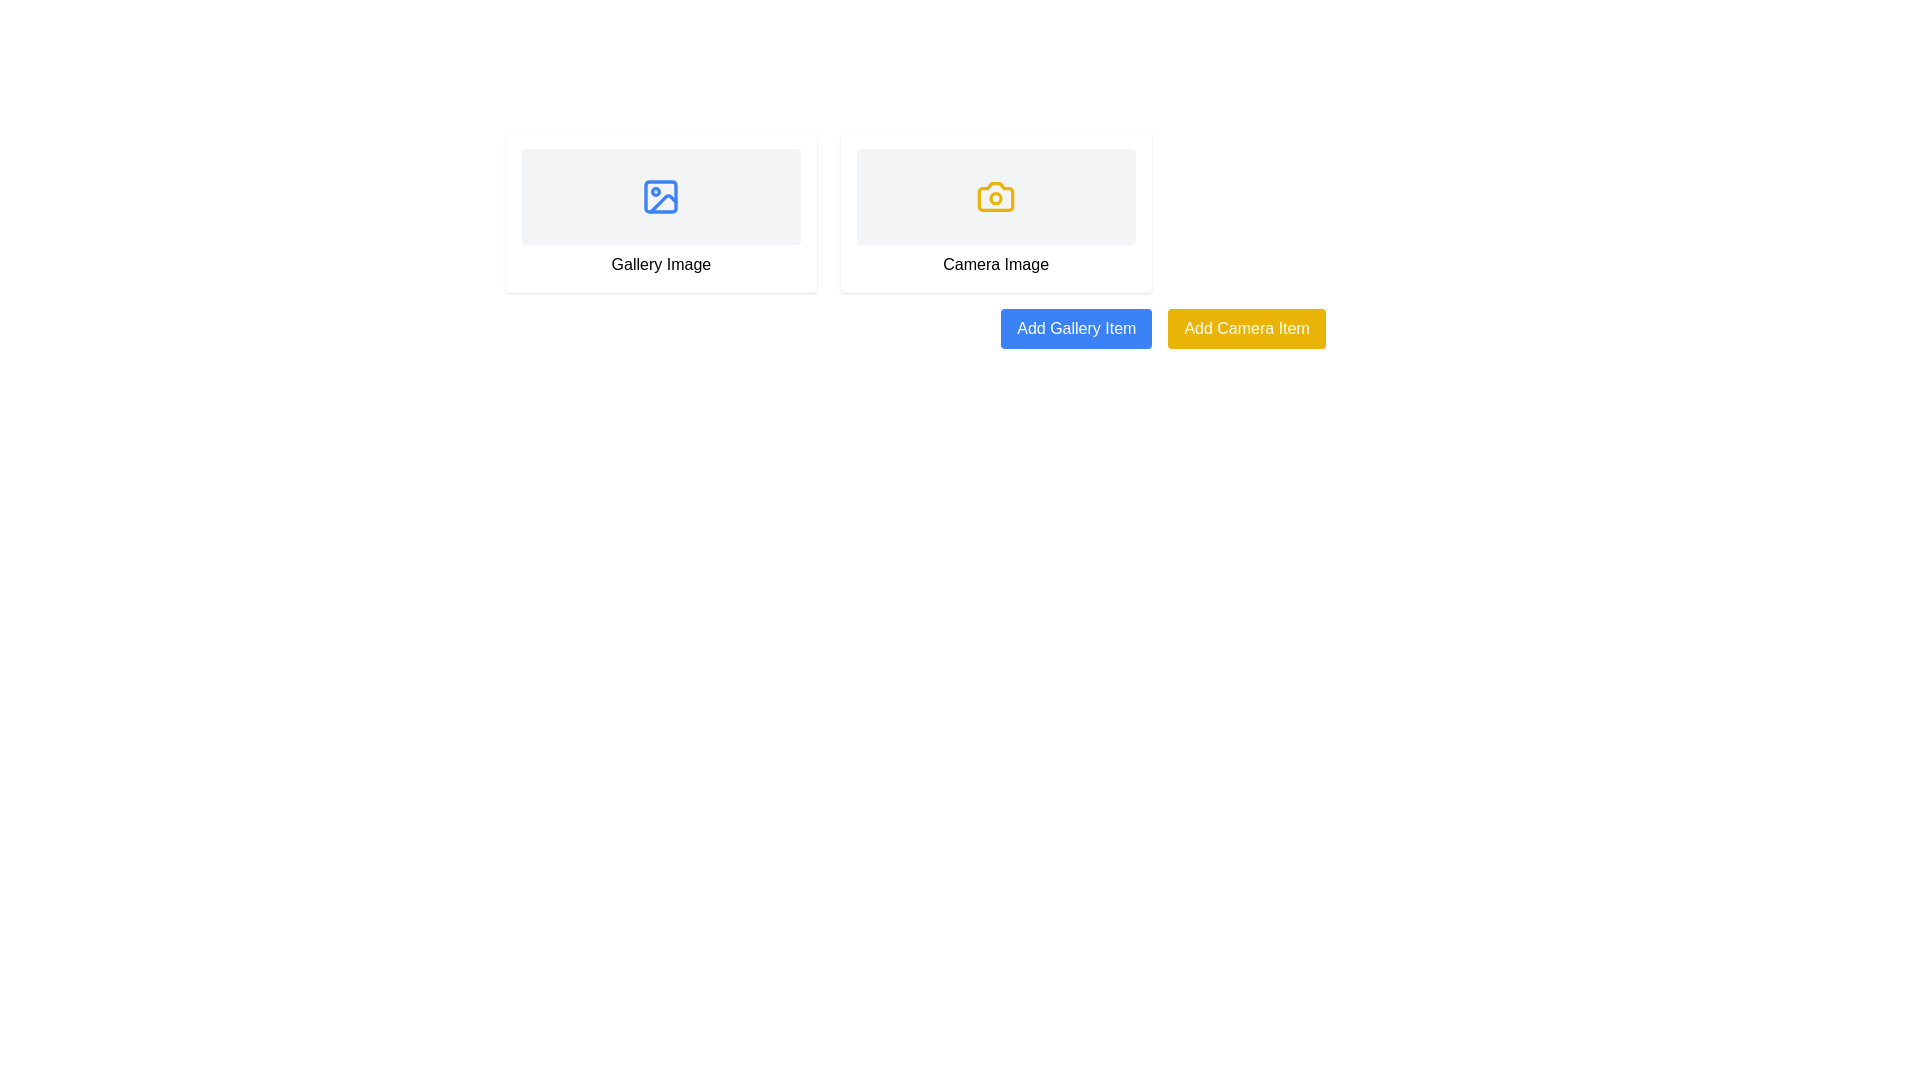 The height and width of the screenshot is (1080, 1920). What do you see at coordinates (996, 212) in the screenshot?
I see `the non-interactive card component that visually represents a camera-related image, located to the right of the 'Gallery Image' card in a grid layout` at bounding box center [996, 212].